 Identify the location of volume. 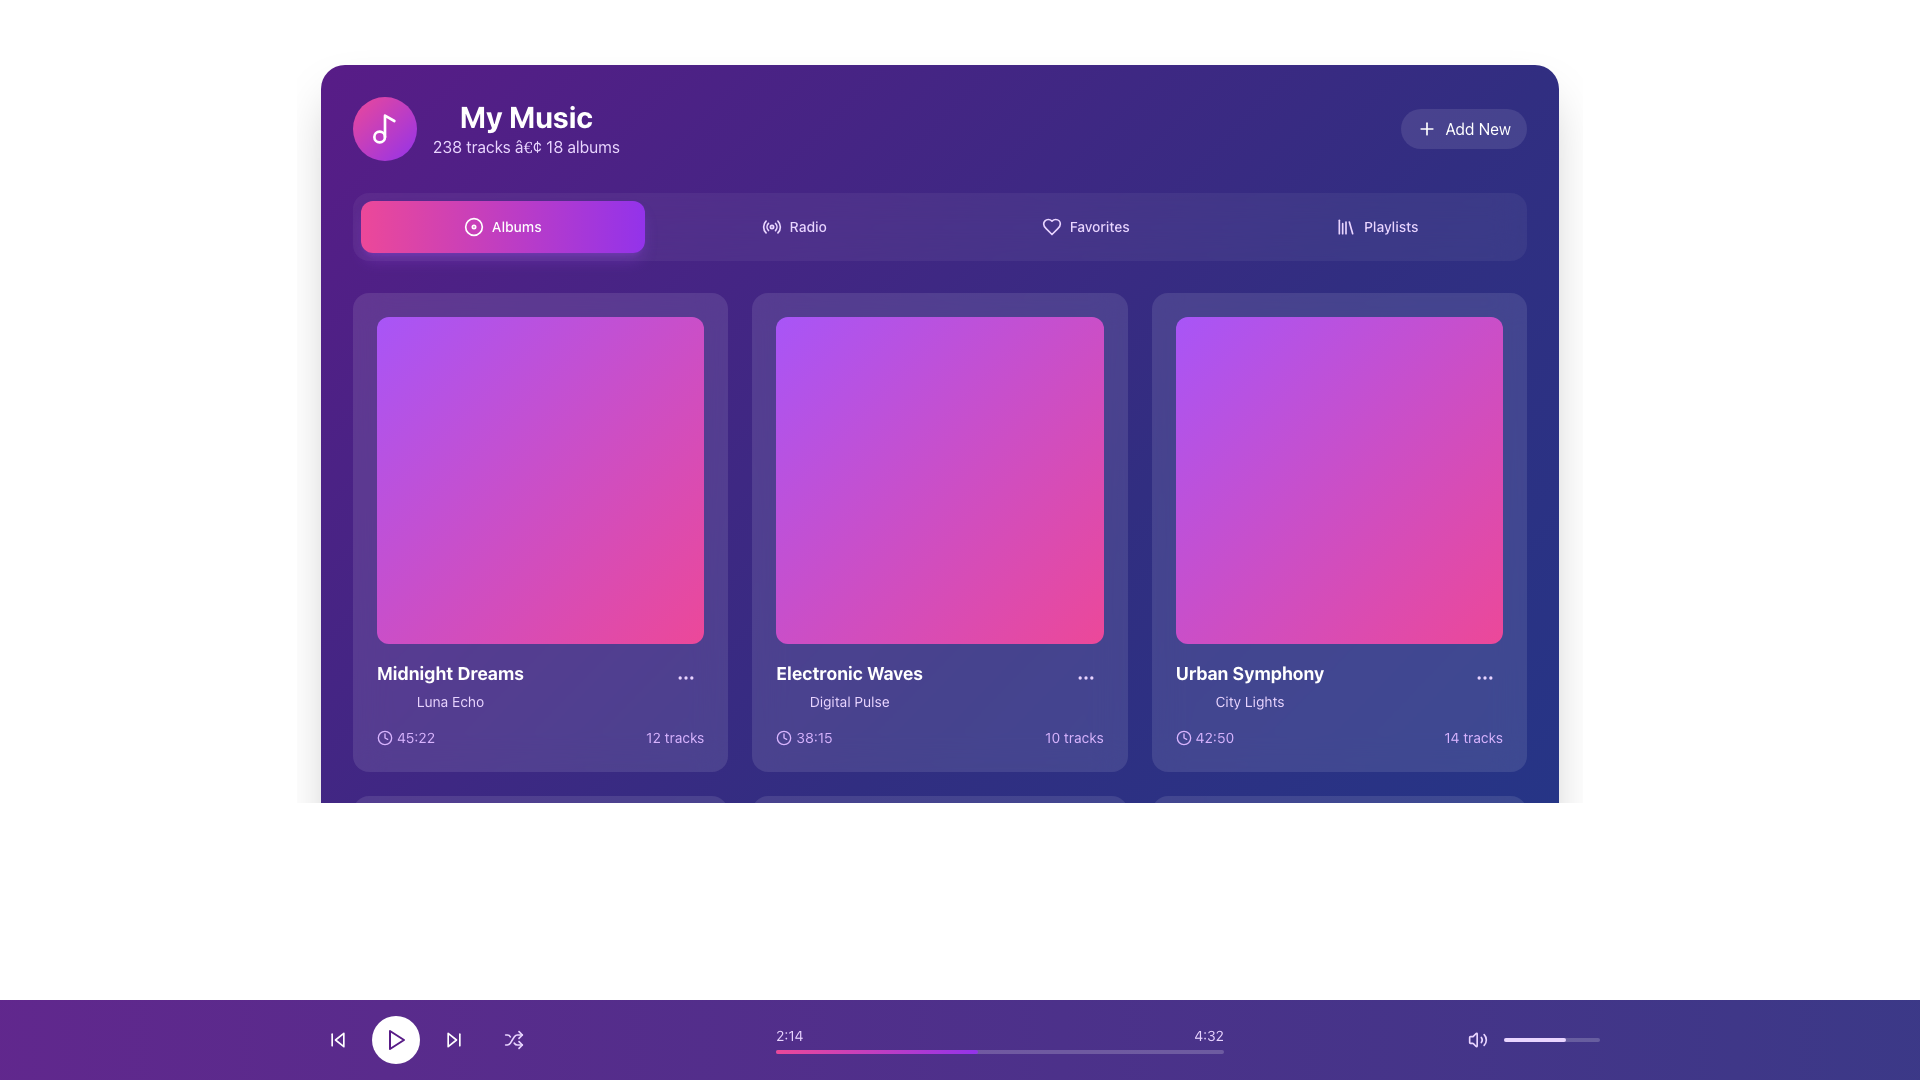
(1572, 1039).